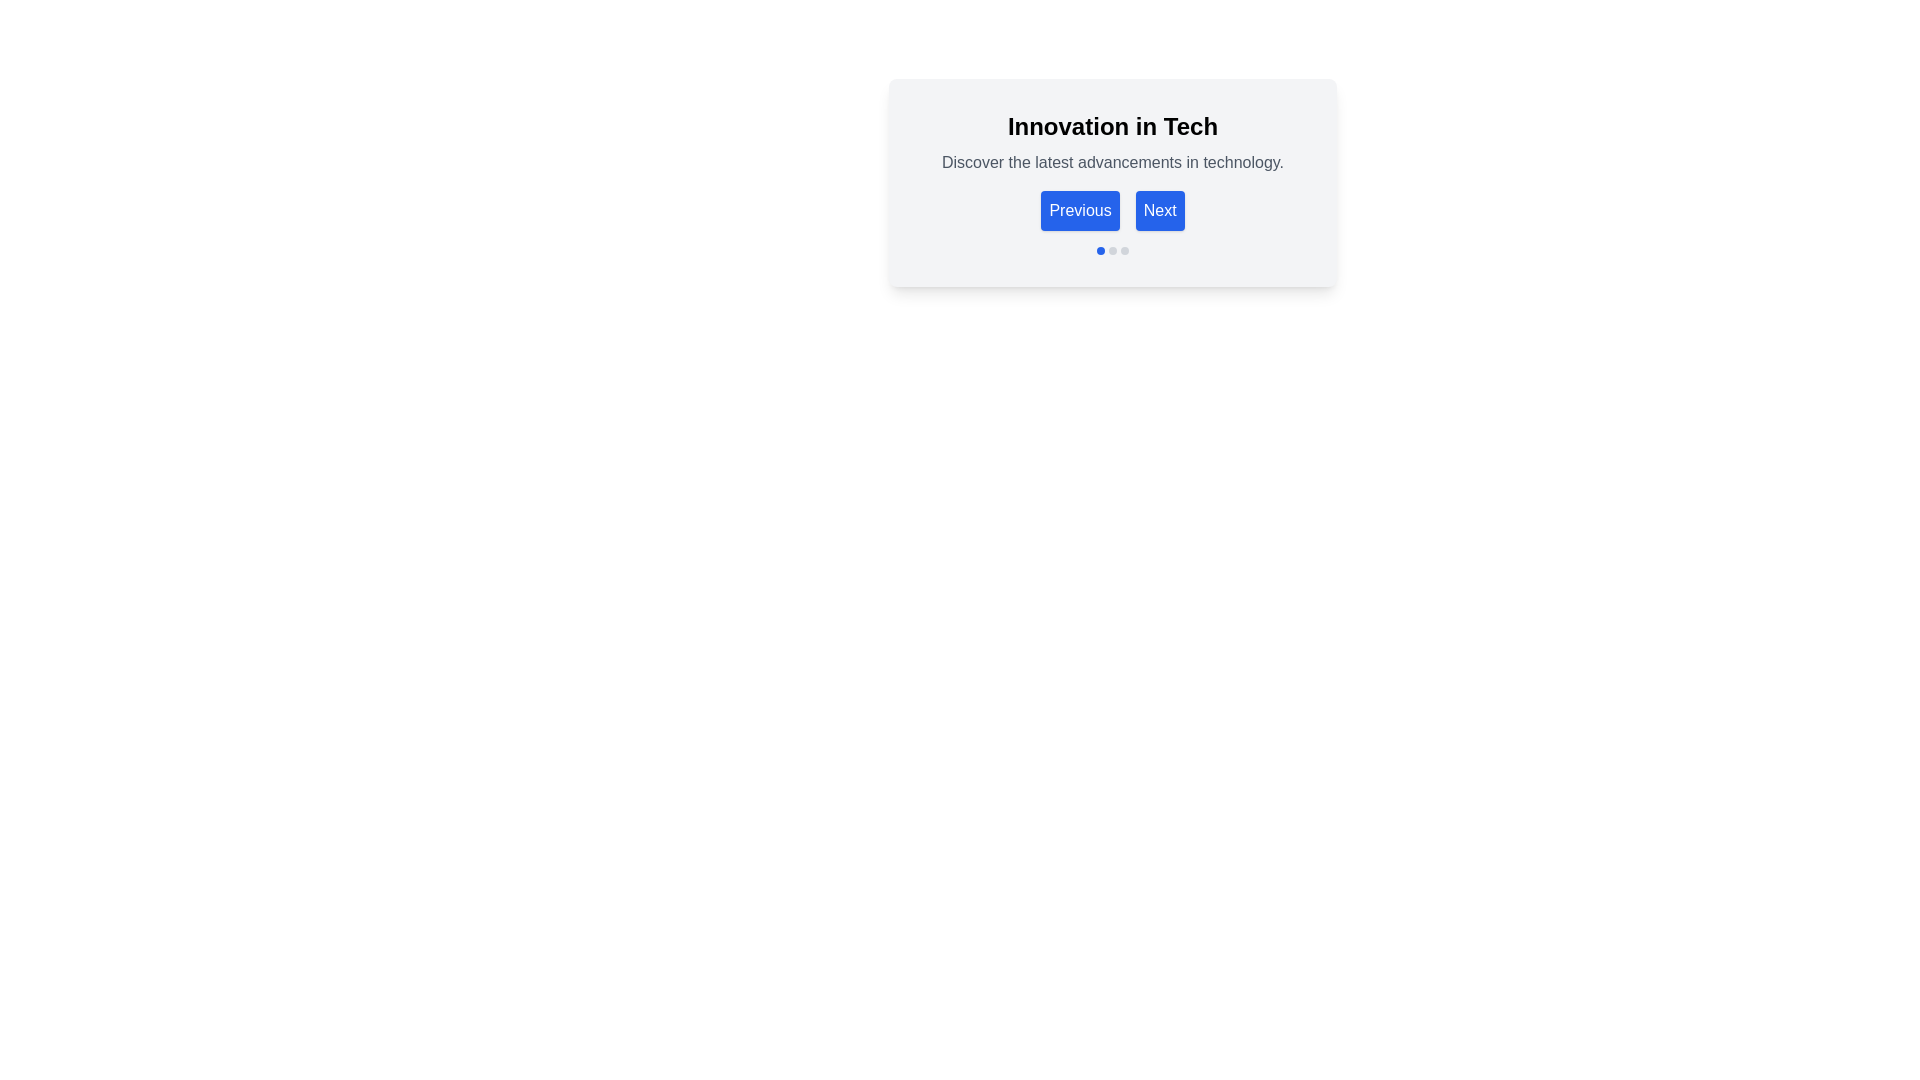 Image resolution: width=1920 pixels, height=1080 pixels. What do you see at coordinates (1160, 211) in the screenshot?
I see `the rectangular 'Next' button with white text on a blue background` at bounding box center [1160, 211].